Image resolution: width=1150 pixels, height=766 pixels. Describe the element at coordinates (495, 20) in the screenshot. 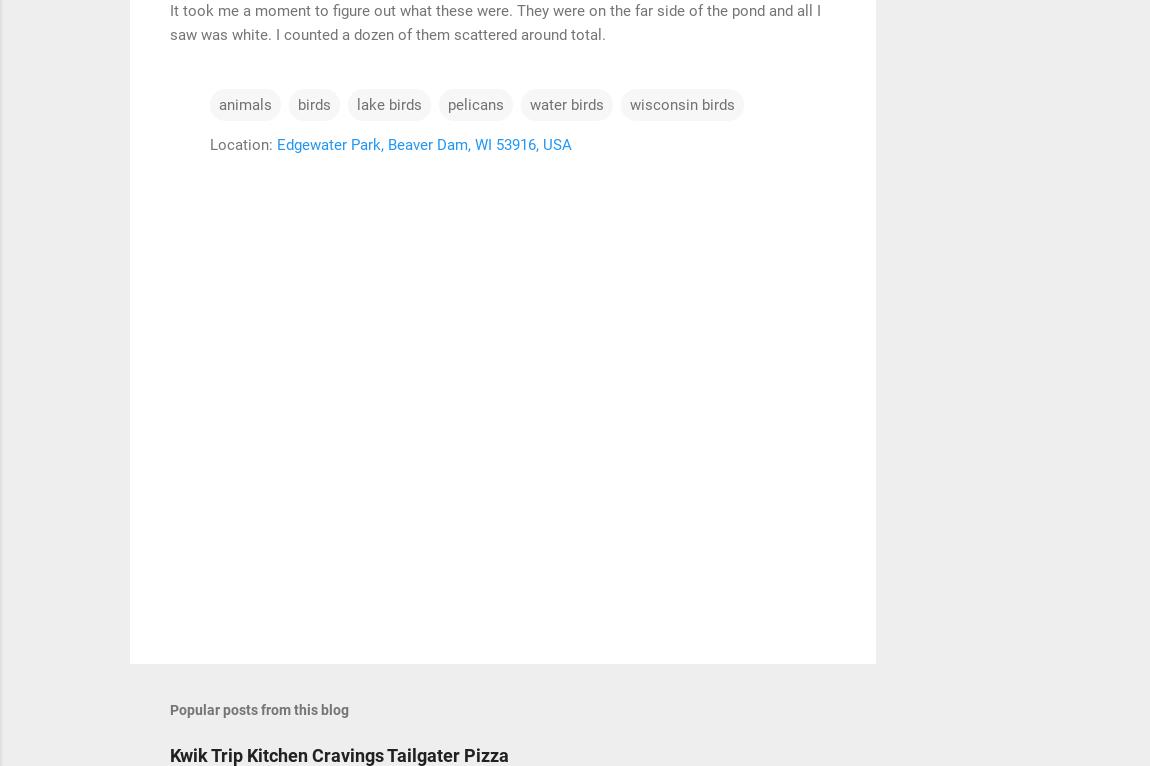

I see `'It took me a moment to figure out what these were. They were on the far side of the pond and all I saw was white. I counted a dozen of them scattered around total.'` at that location.